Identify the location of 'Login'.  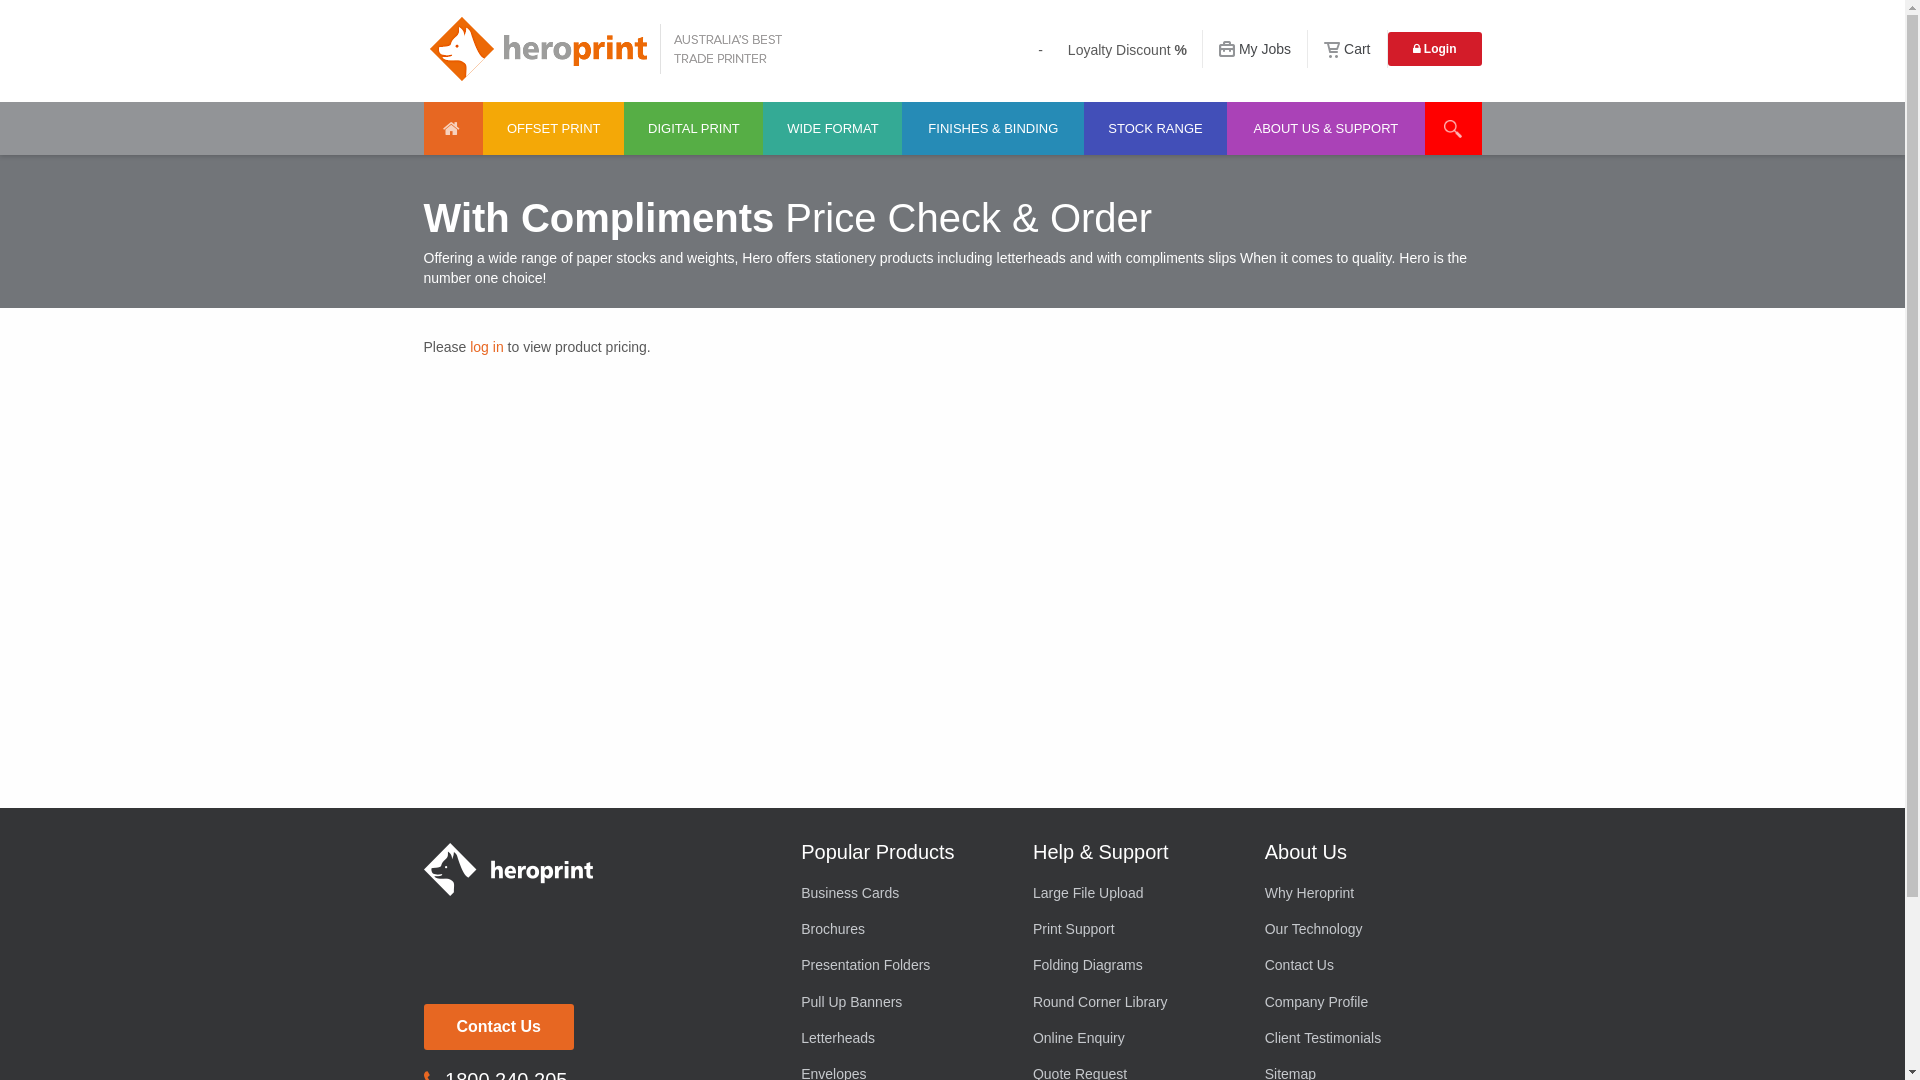
(1434, 48).